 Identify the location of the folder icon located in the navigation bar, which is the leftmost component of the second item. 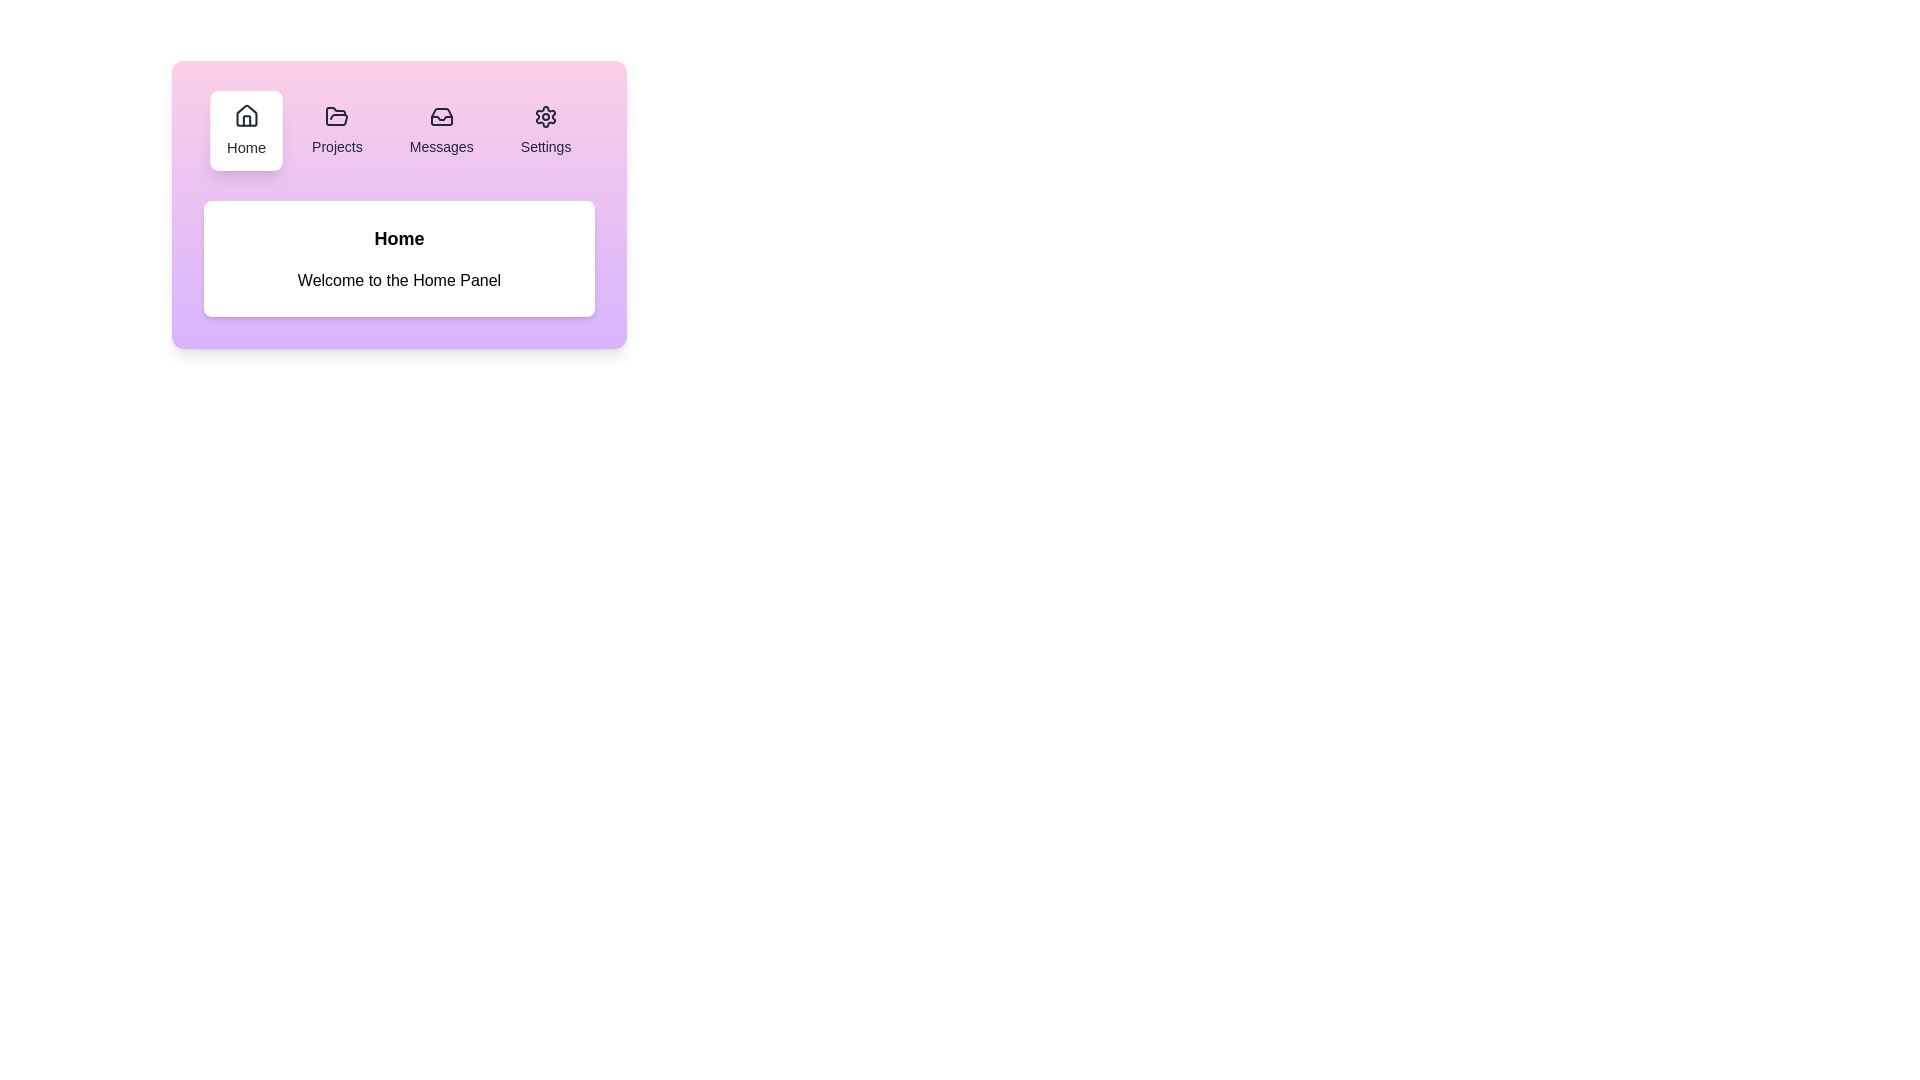
(337, 116).